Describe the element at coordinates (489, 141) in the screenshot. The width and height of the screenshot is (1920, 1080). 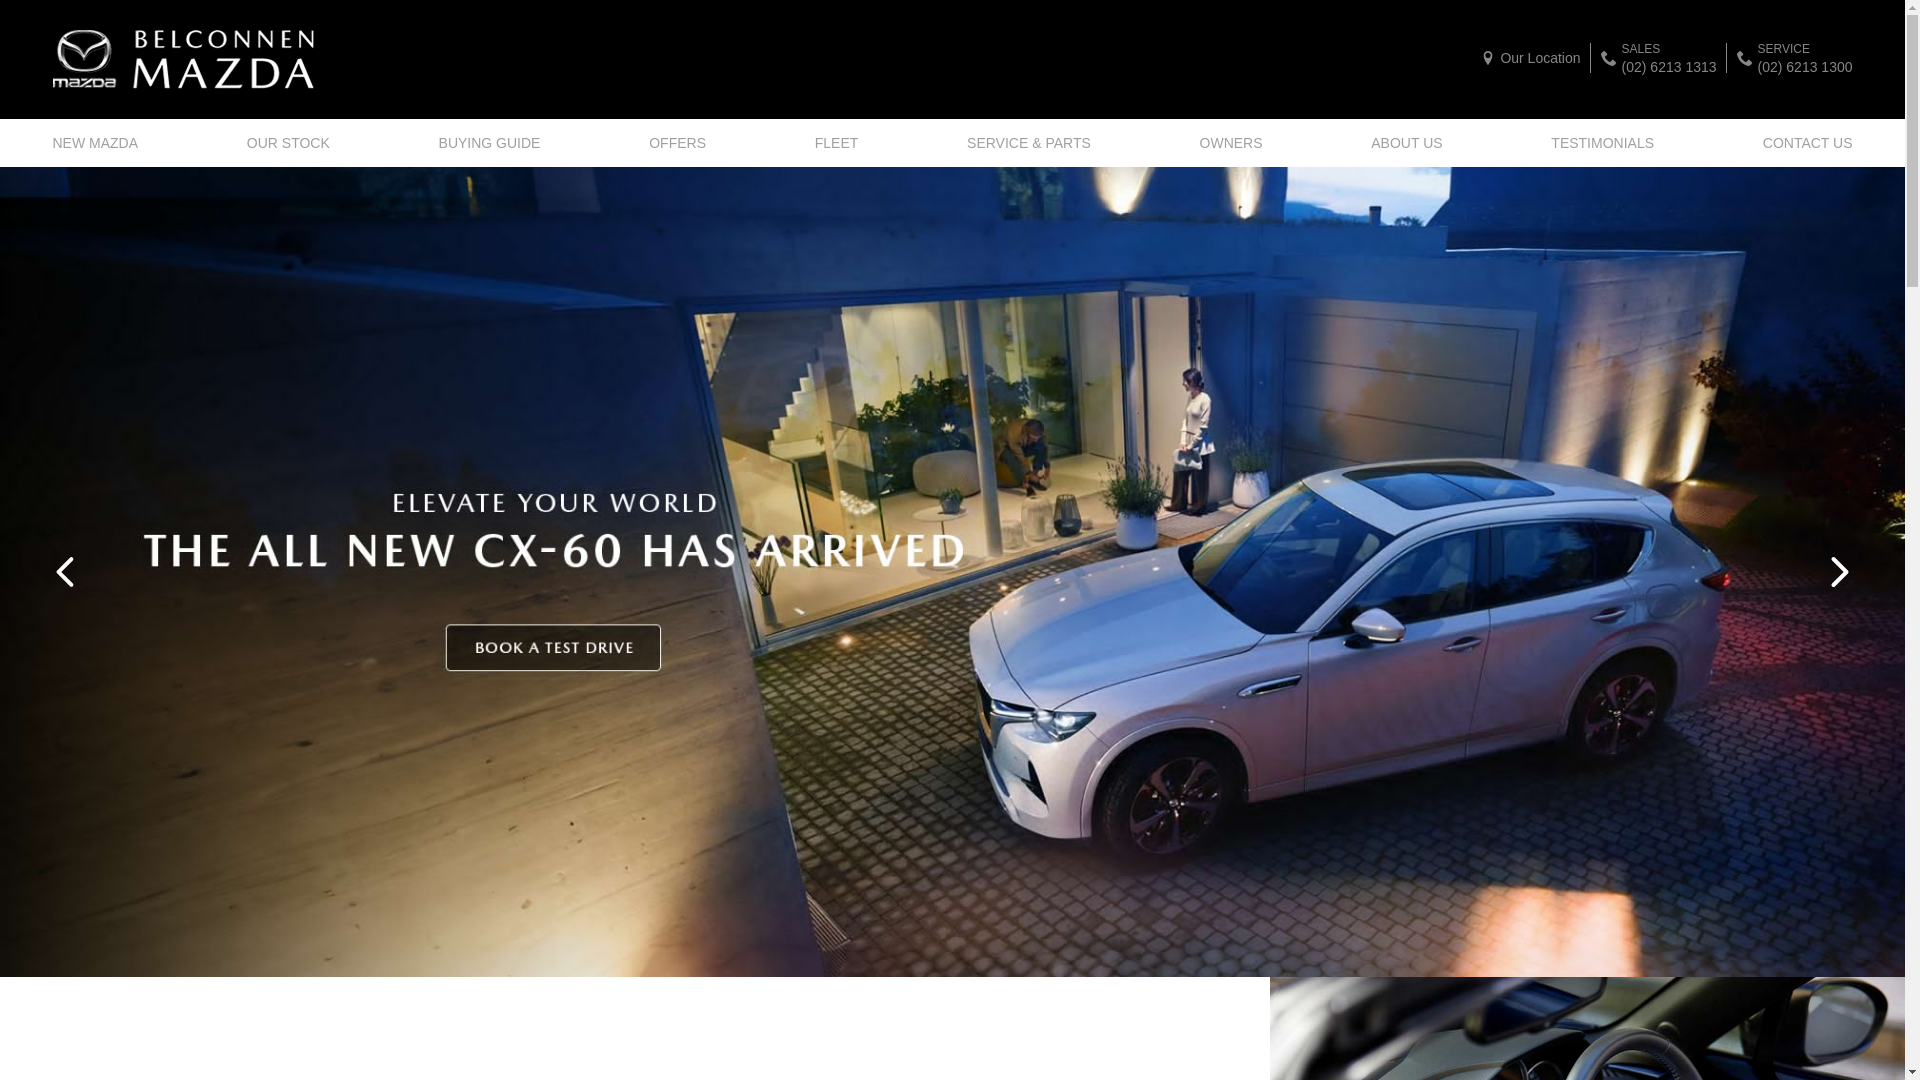
I see `'BUYING GUIDE'` at that location.